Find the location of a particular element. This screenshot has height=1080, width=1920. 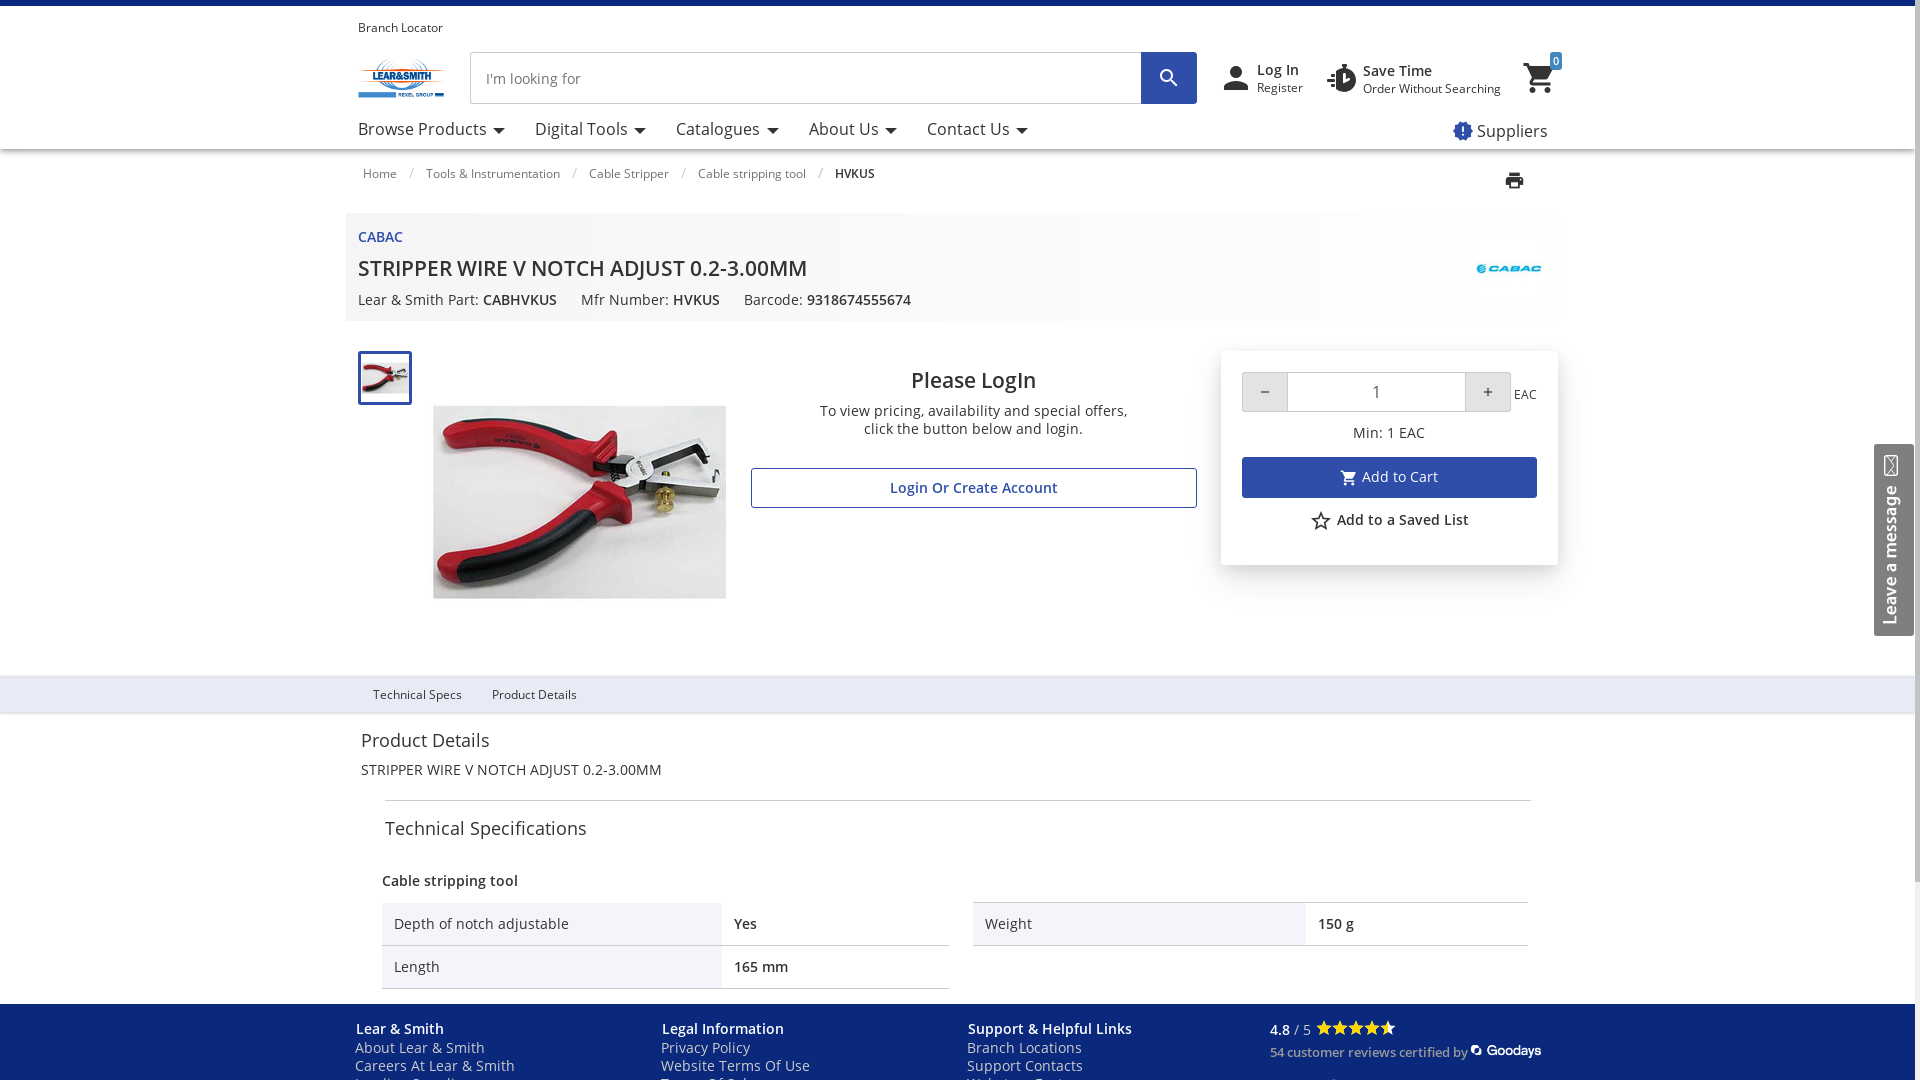

'Digital Tools' is located at coordinates (589, 131).